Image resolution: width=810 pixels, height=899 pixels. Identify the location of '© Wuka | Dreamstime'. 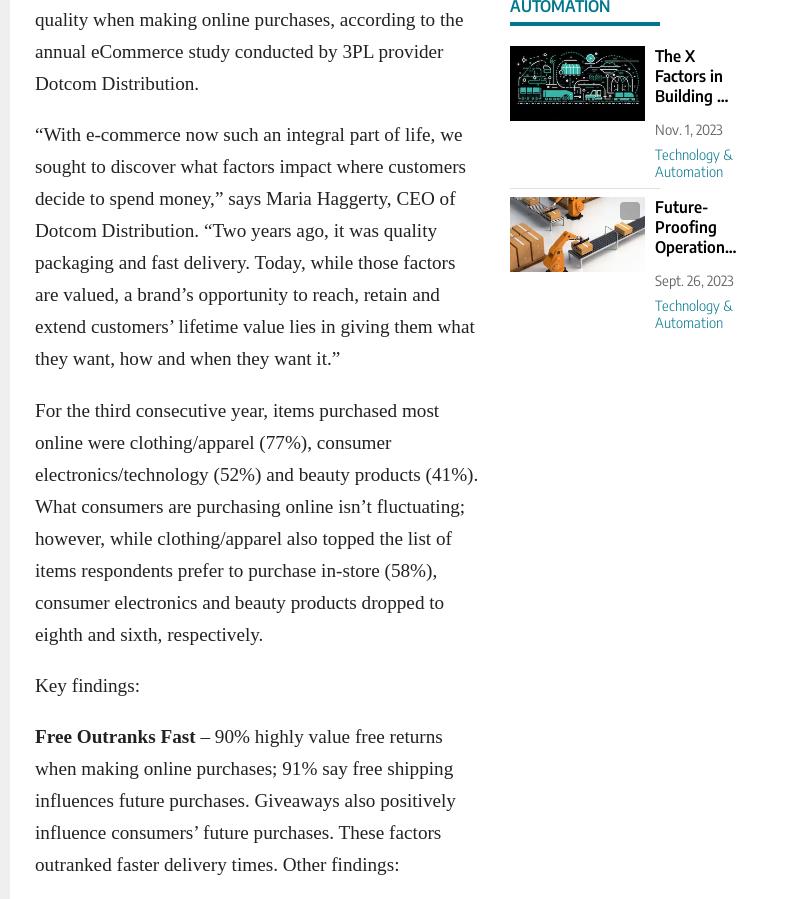
(566, 211).